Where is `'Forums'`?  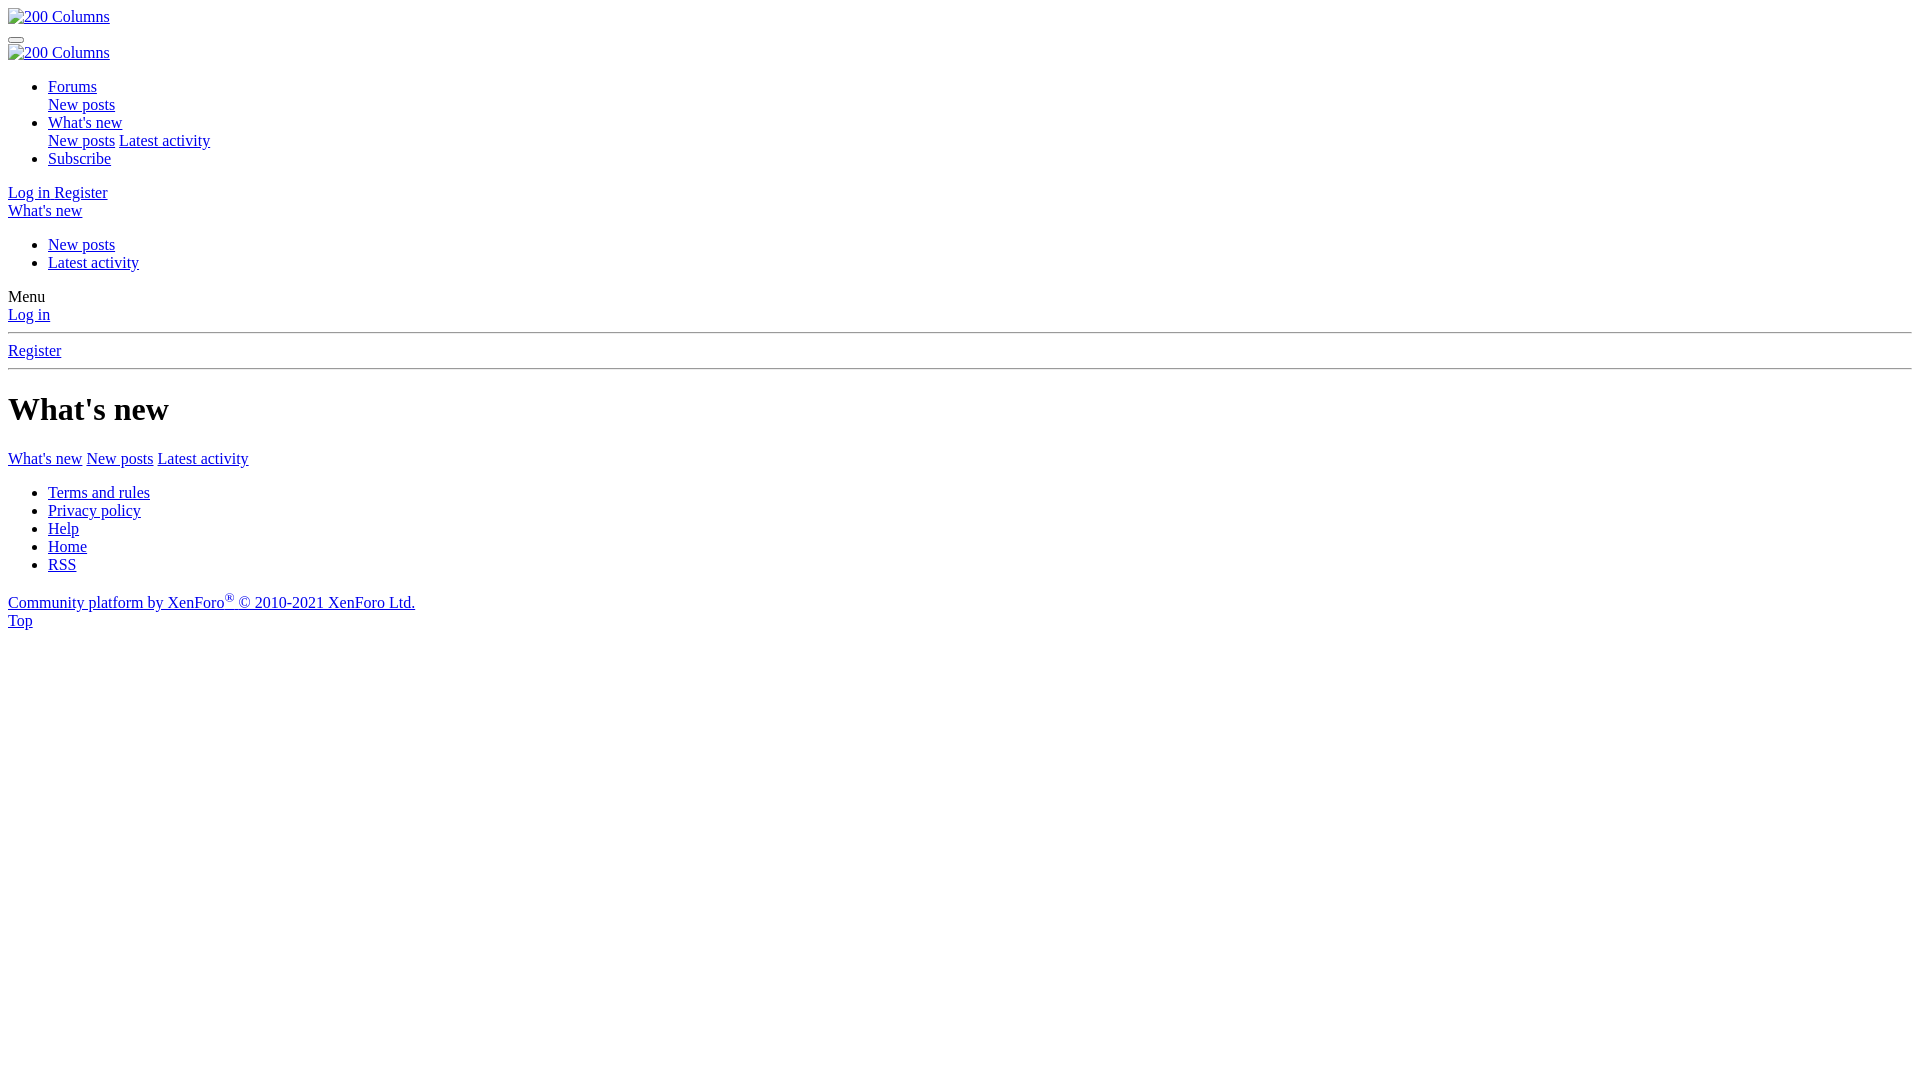 'Forums' is located at coordinates (72, 85).